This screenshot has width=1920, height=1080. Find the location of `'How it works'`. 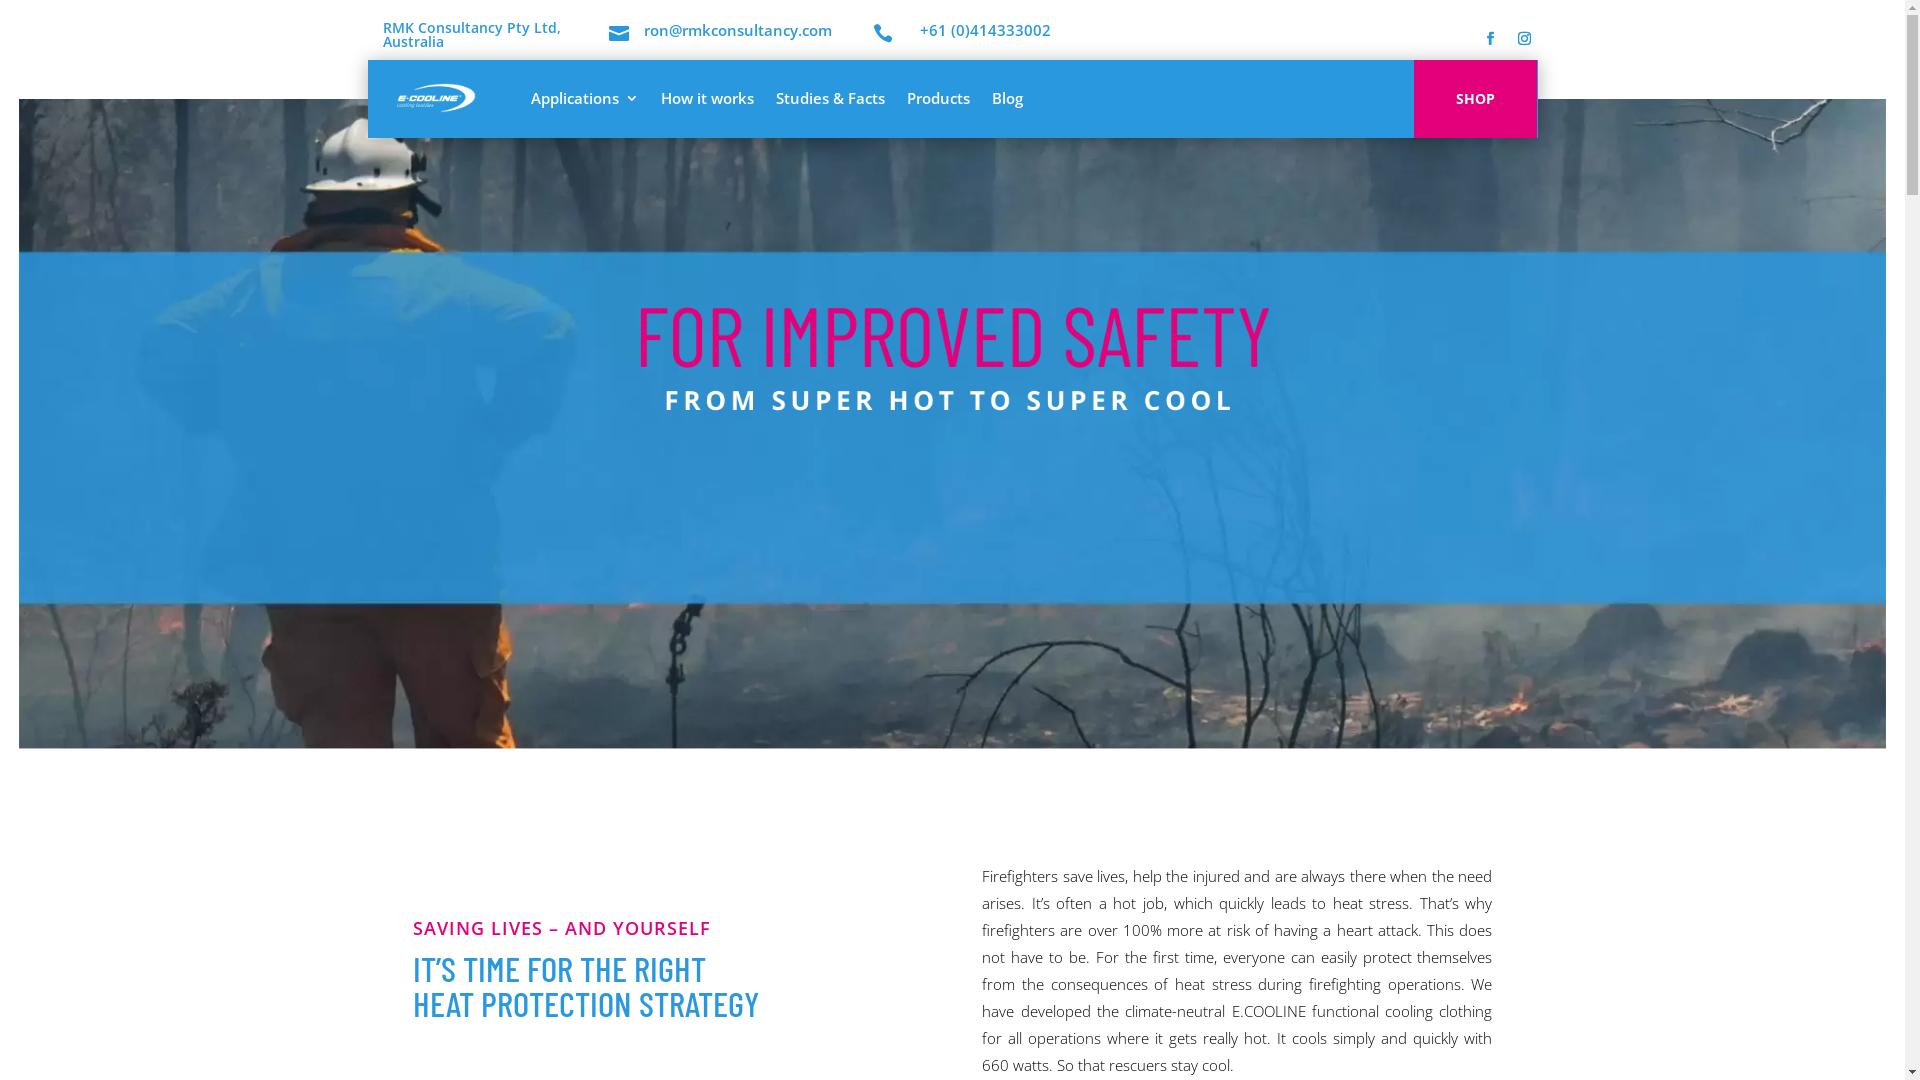

'How it works' is located at coordinates (706, 97).